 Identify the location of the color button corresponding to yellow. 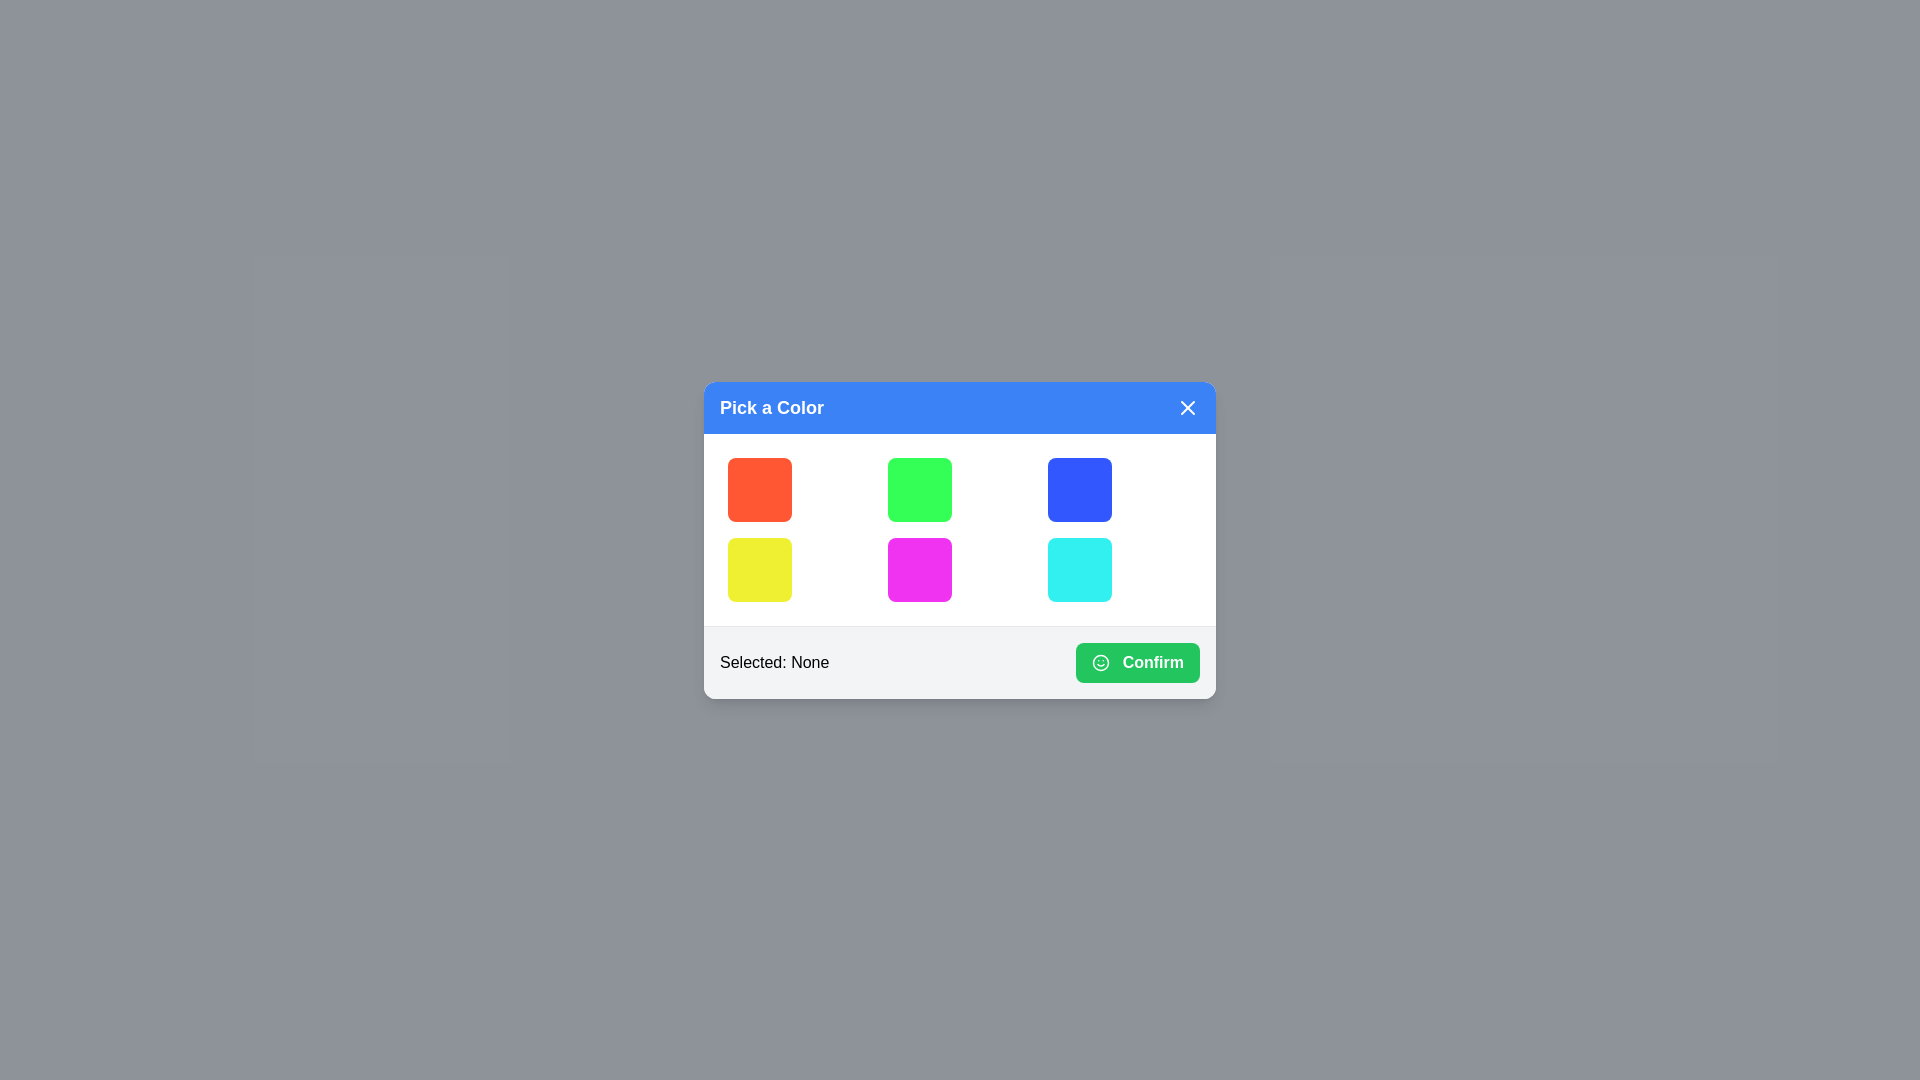
(758, 569).